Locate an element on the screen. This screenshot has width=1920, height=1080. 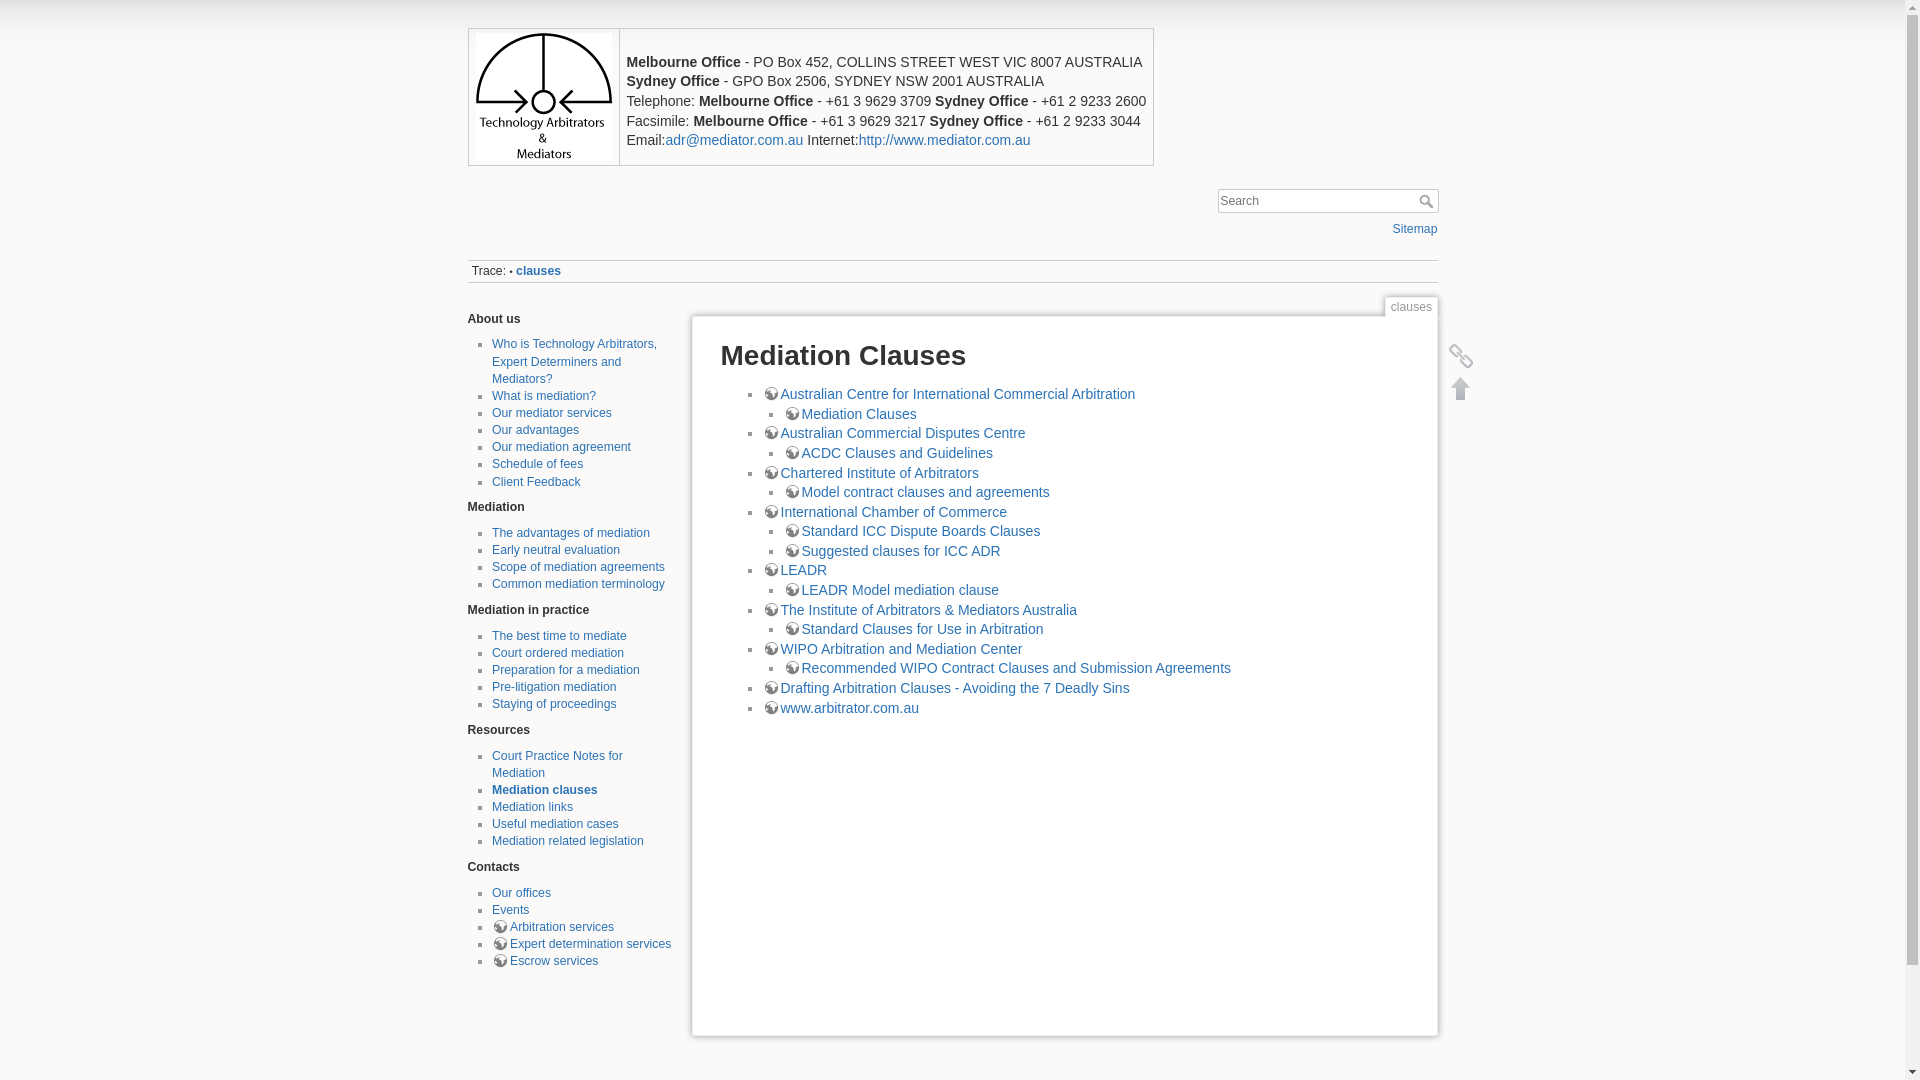
'Mediation clauses' is located at coordinates (545, 789).